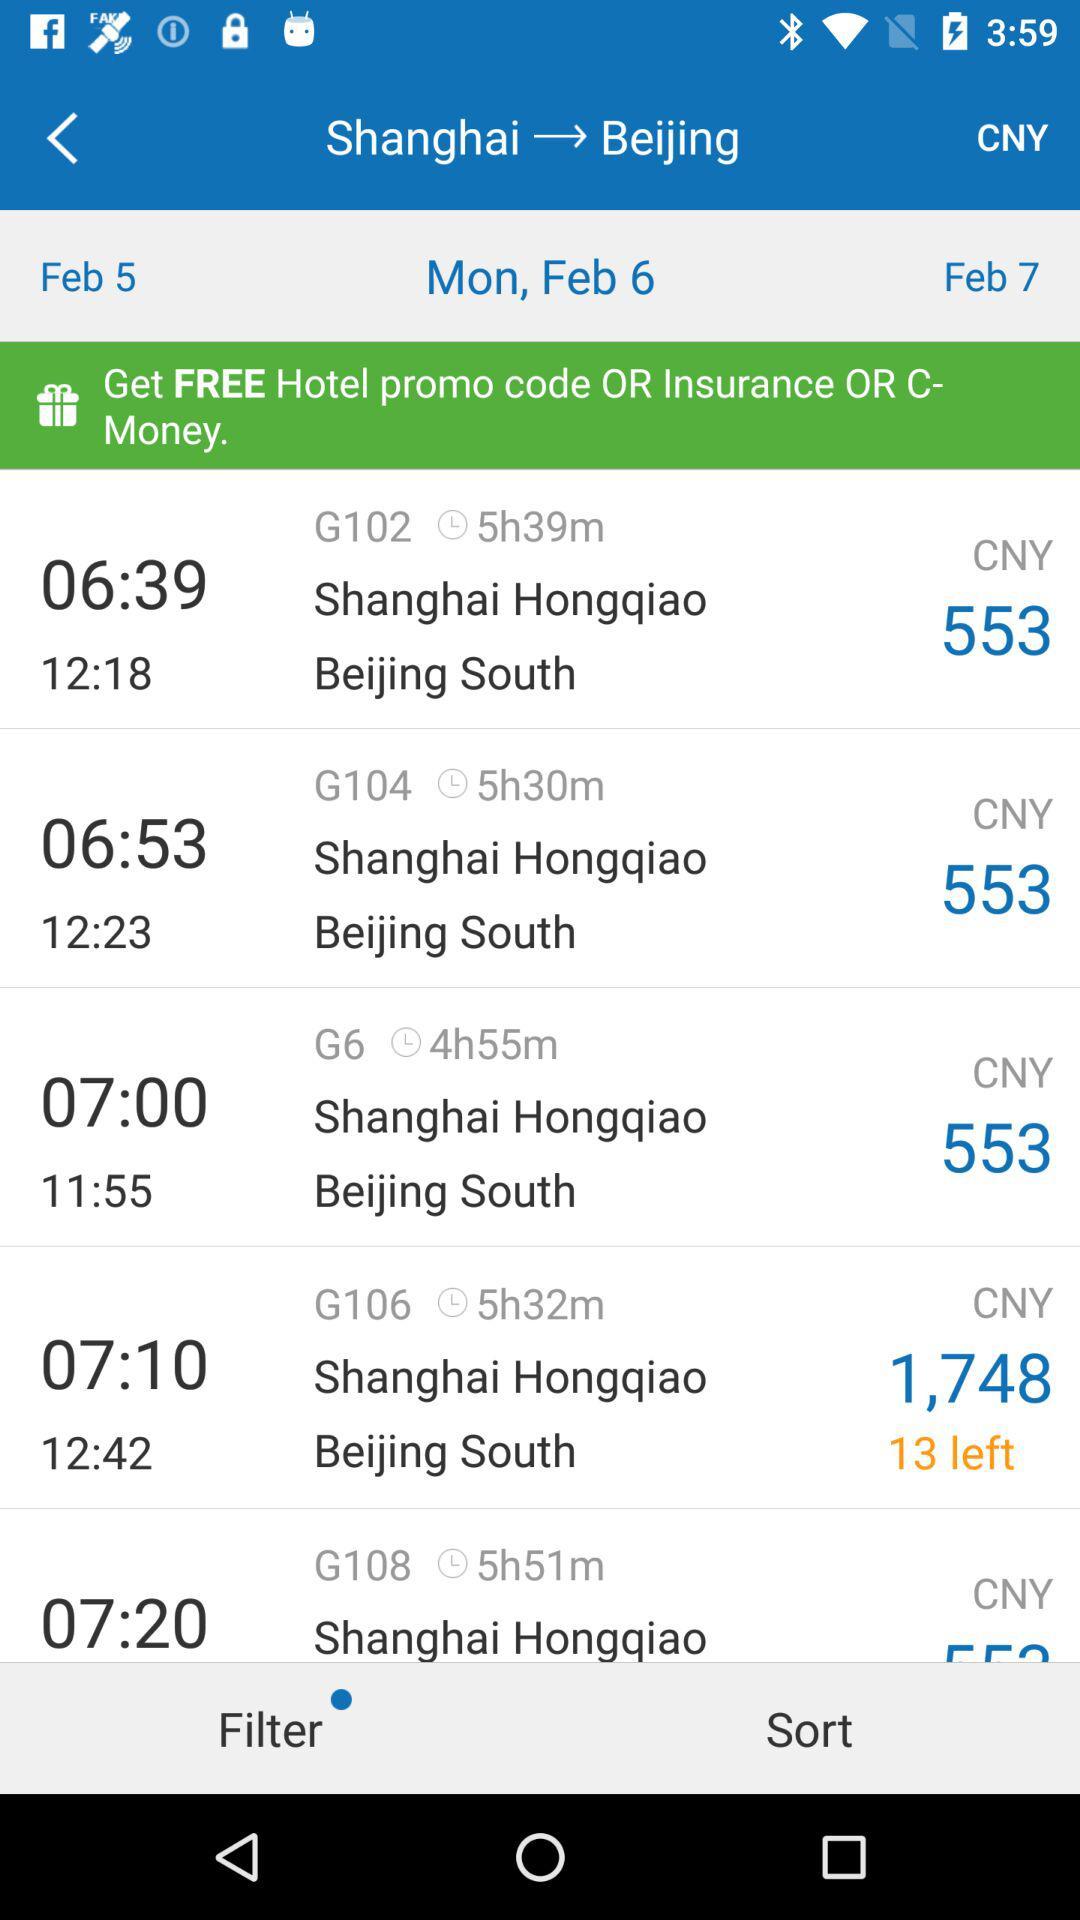 Image resolution: width=1080 pixels, height=1920 pixels. What do you see at coordinates (540, 274) in the screenshot?
I see `the item next to feb 5` at bounding box center [540, 274].